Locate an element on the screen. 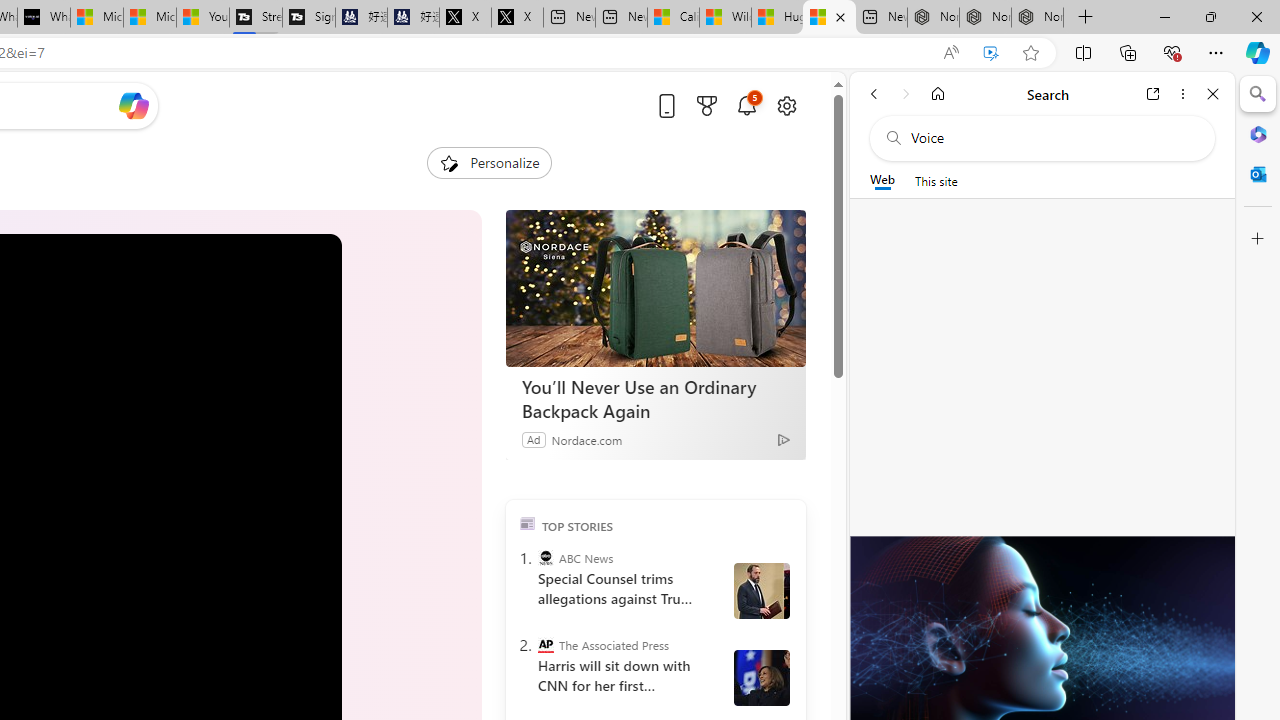  'Open settings' is located at coordinates (785, 105).